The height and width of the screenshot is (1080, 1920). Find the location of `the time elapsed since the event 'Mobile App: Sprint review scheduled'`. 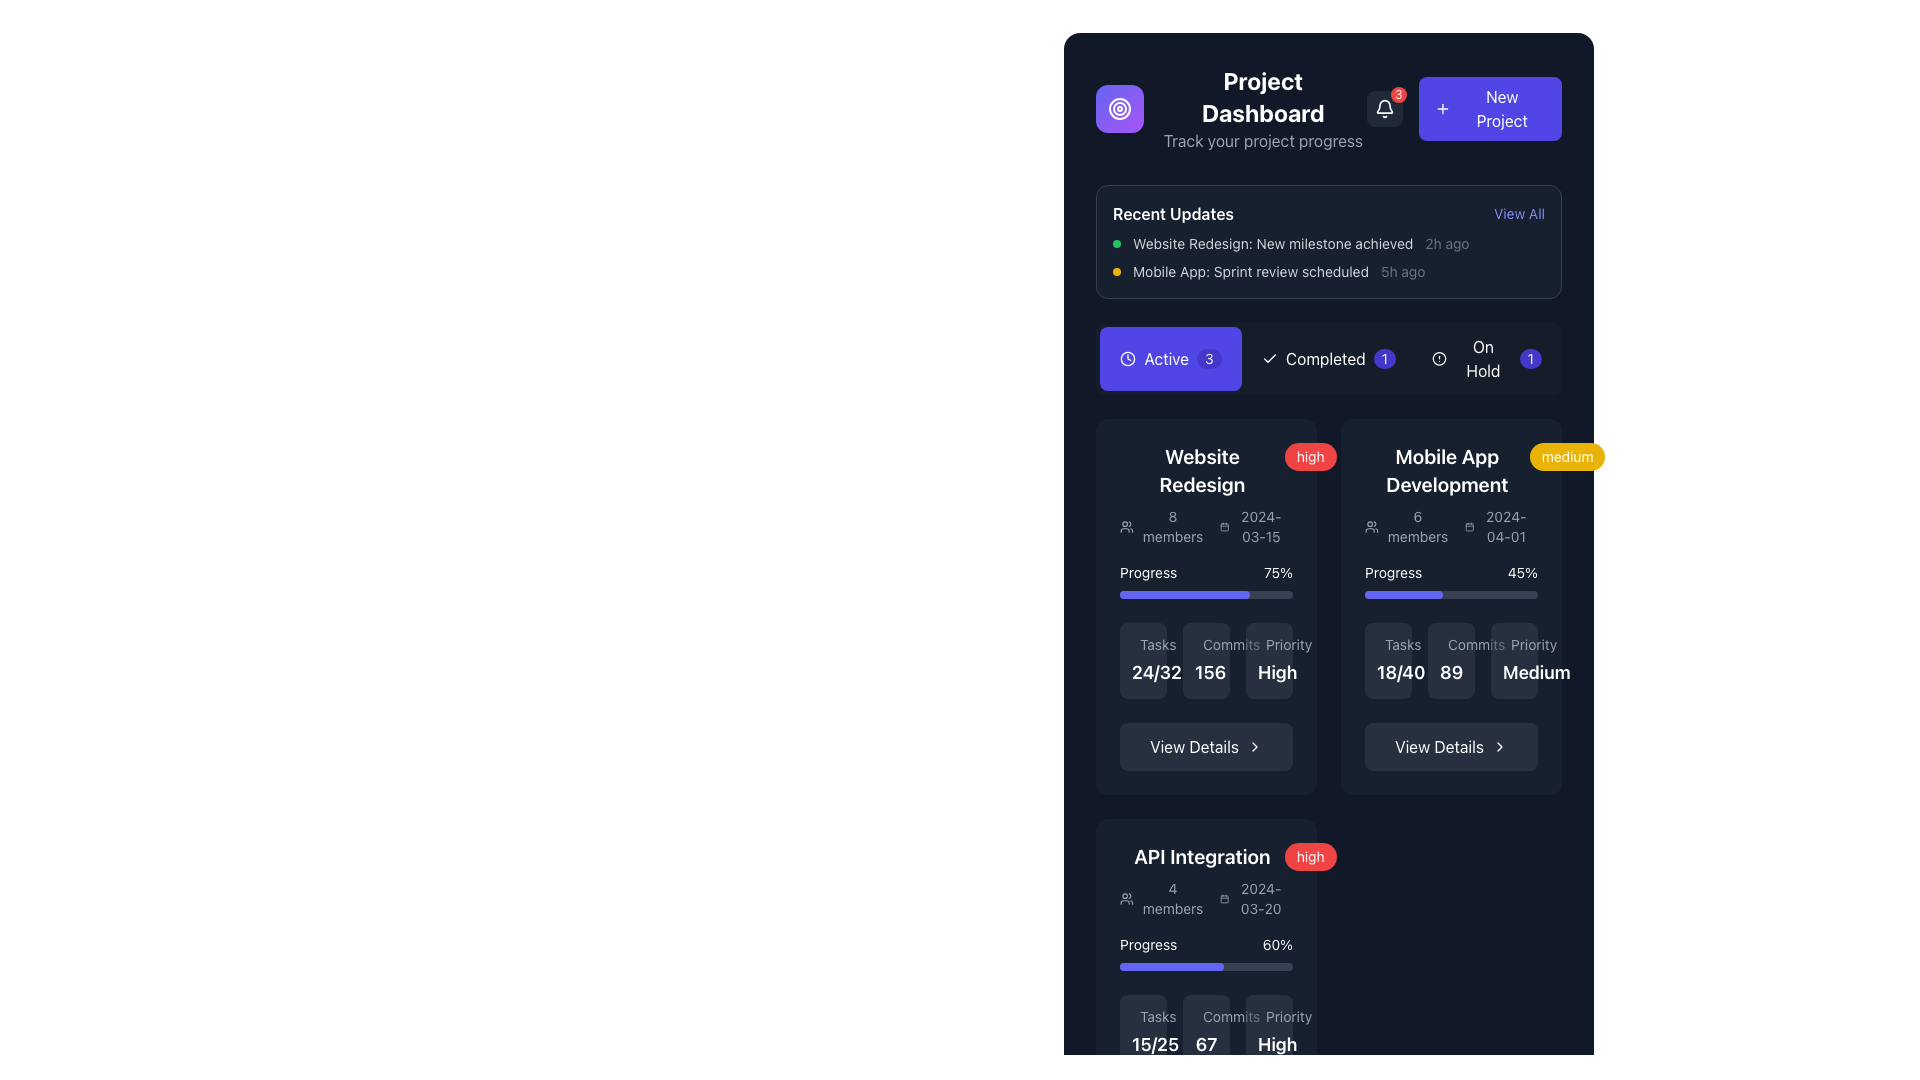

the time elapsed since the event 'Mobile App: Sprint review scheduled' is located at coordinates (1402, 272).